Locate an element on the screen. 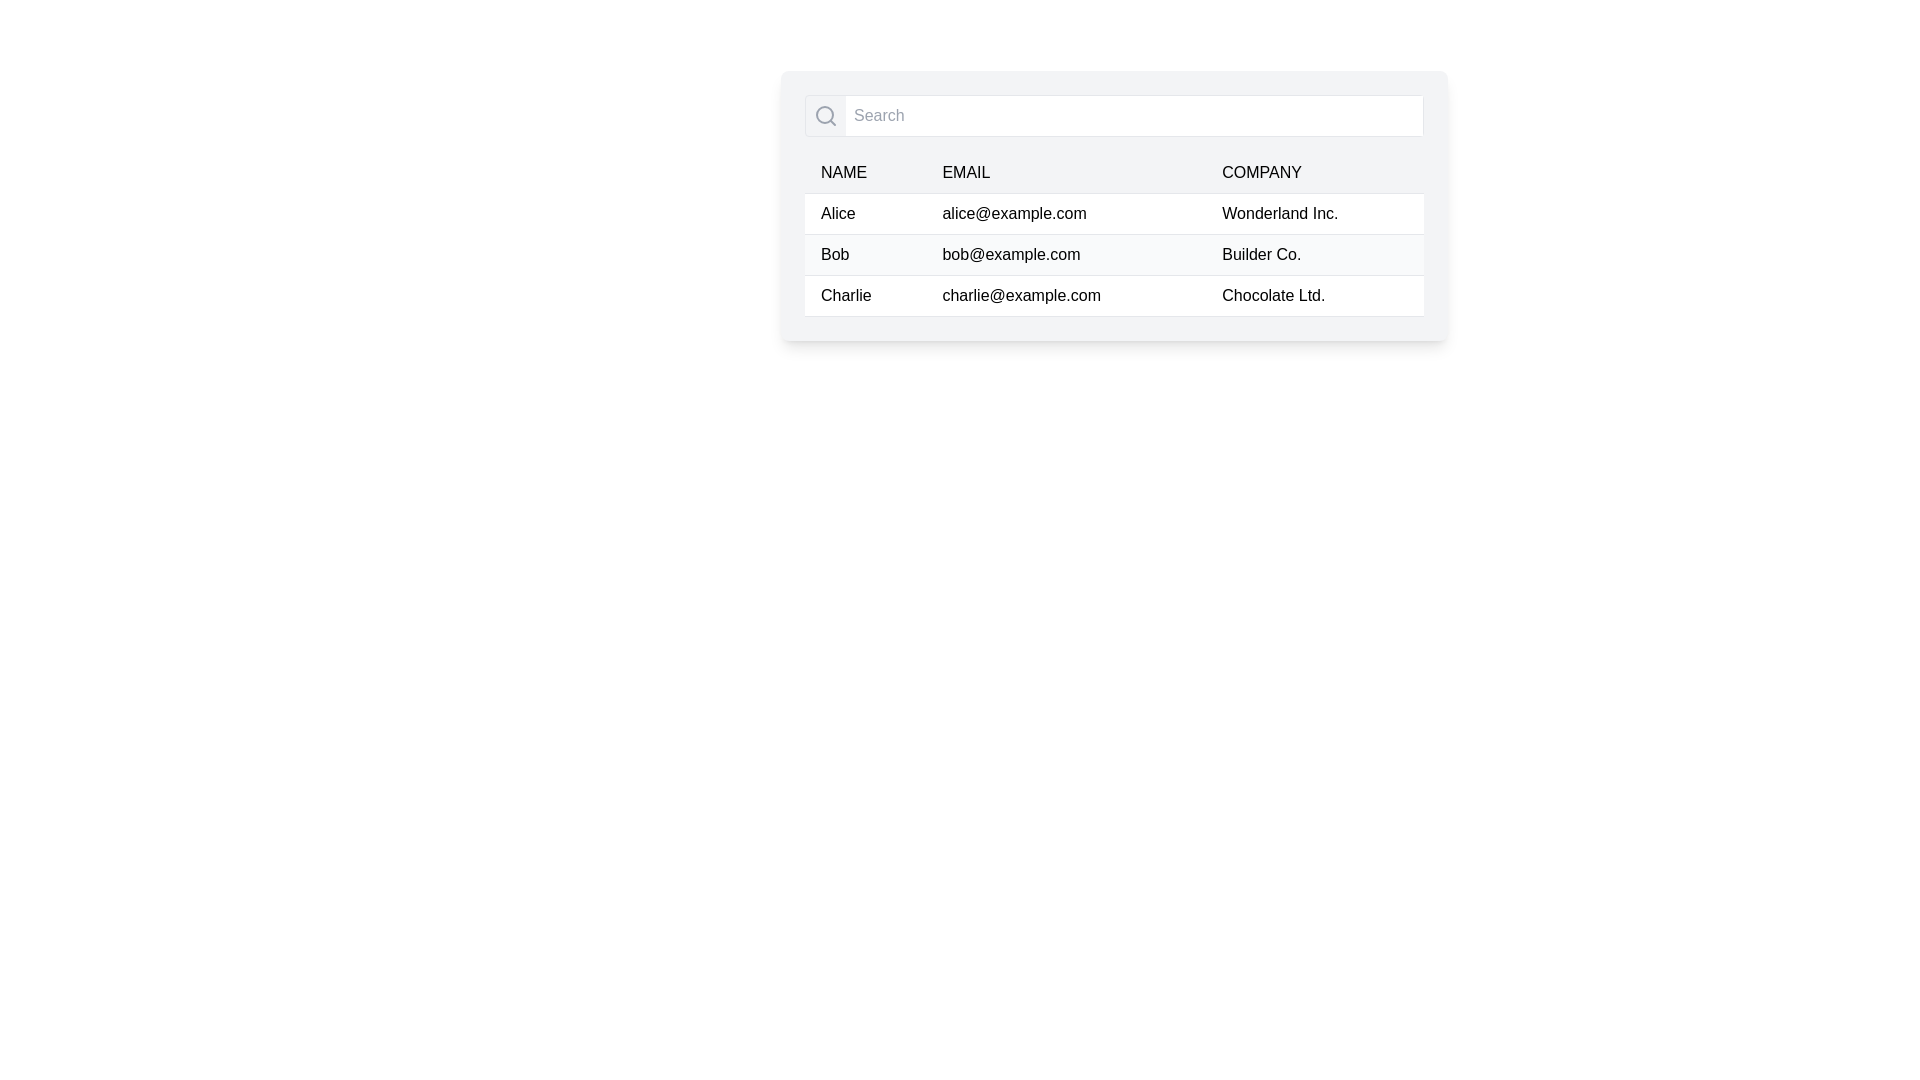  the text label displaying the email address 'alice@example.com' in the middle column labeled 'EMAIL' of the first row in the table is located at coordinates (1065, 213).